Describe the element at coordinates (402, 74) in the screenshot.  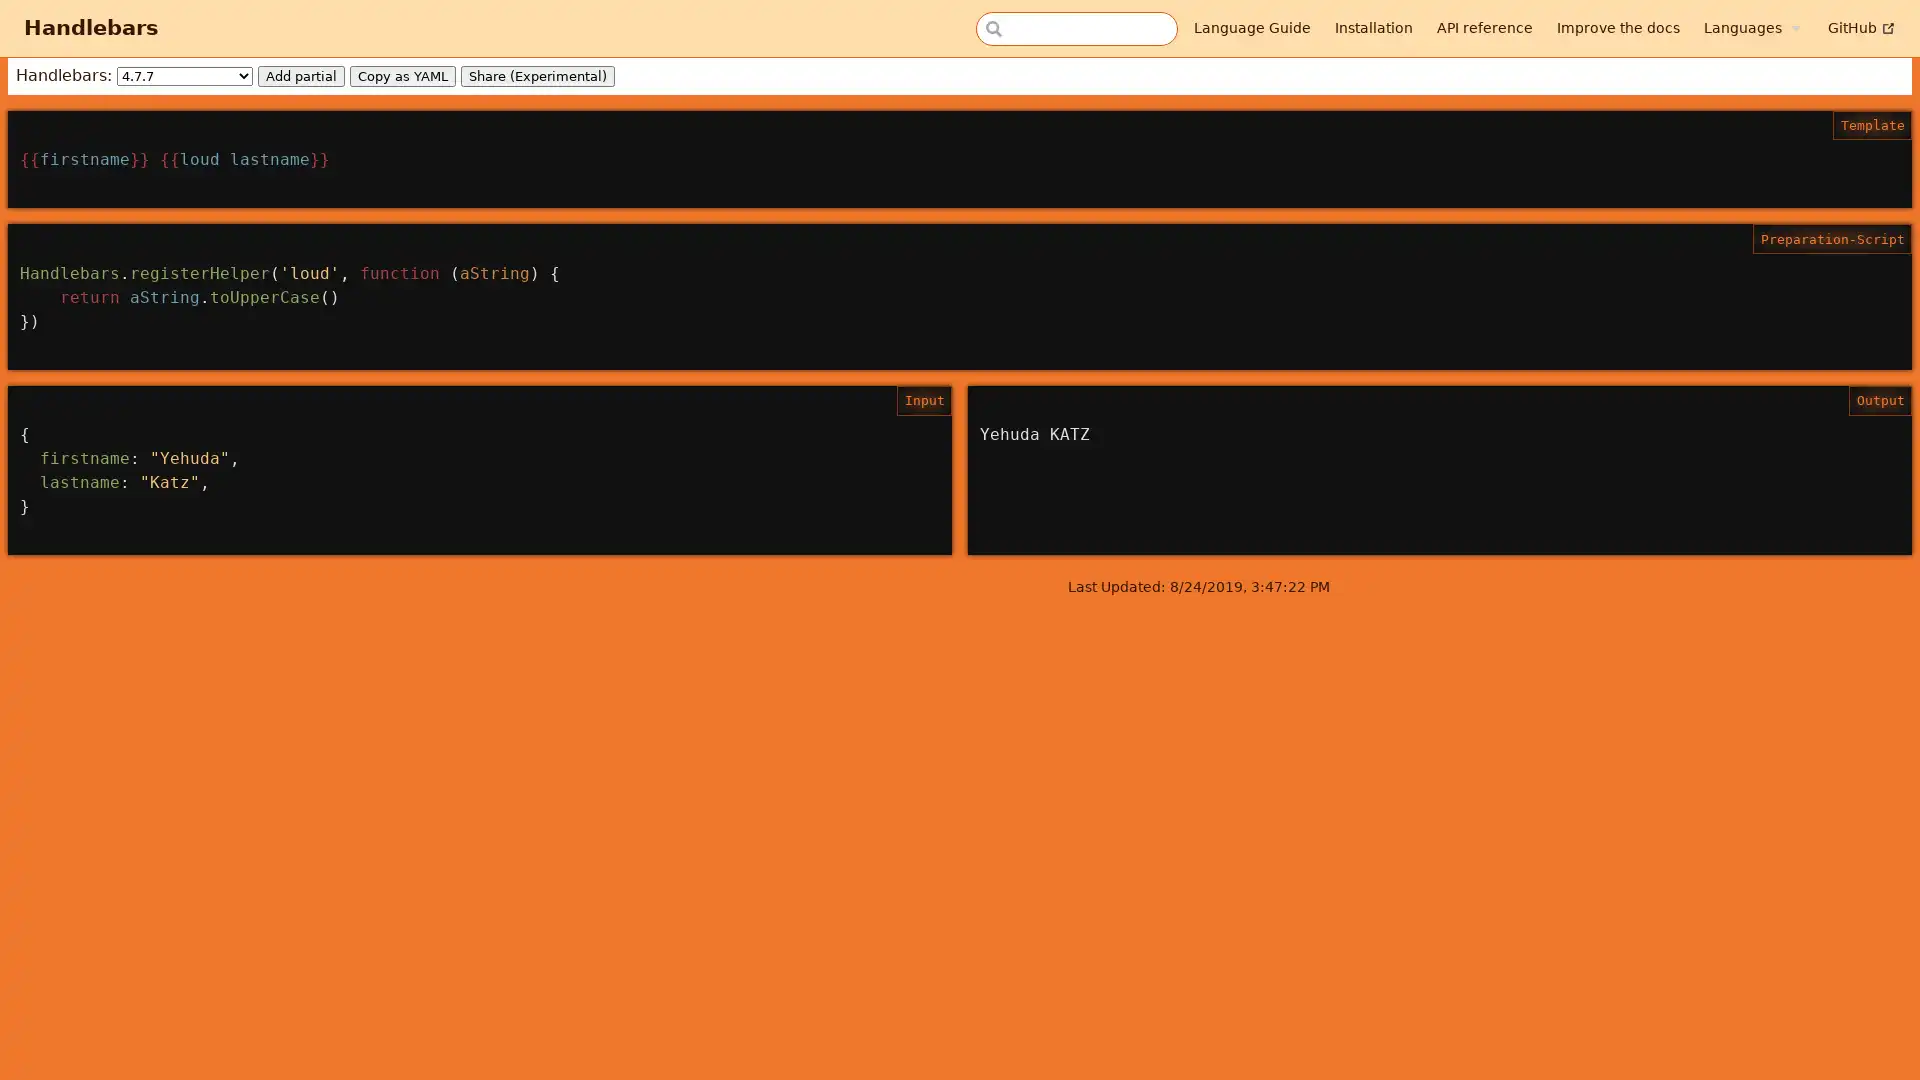
I see `Copy as YAML` at that location.